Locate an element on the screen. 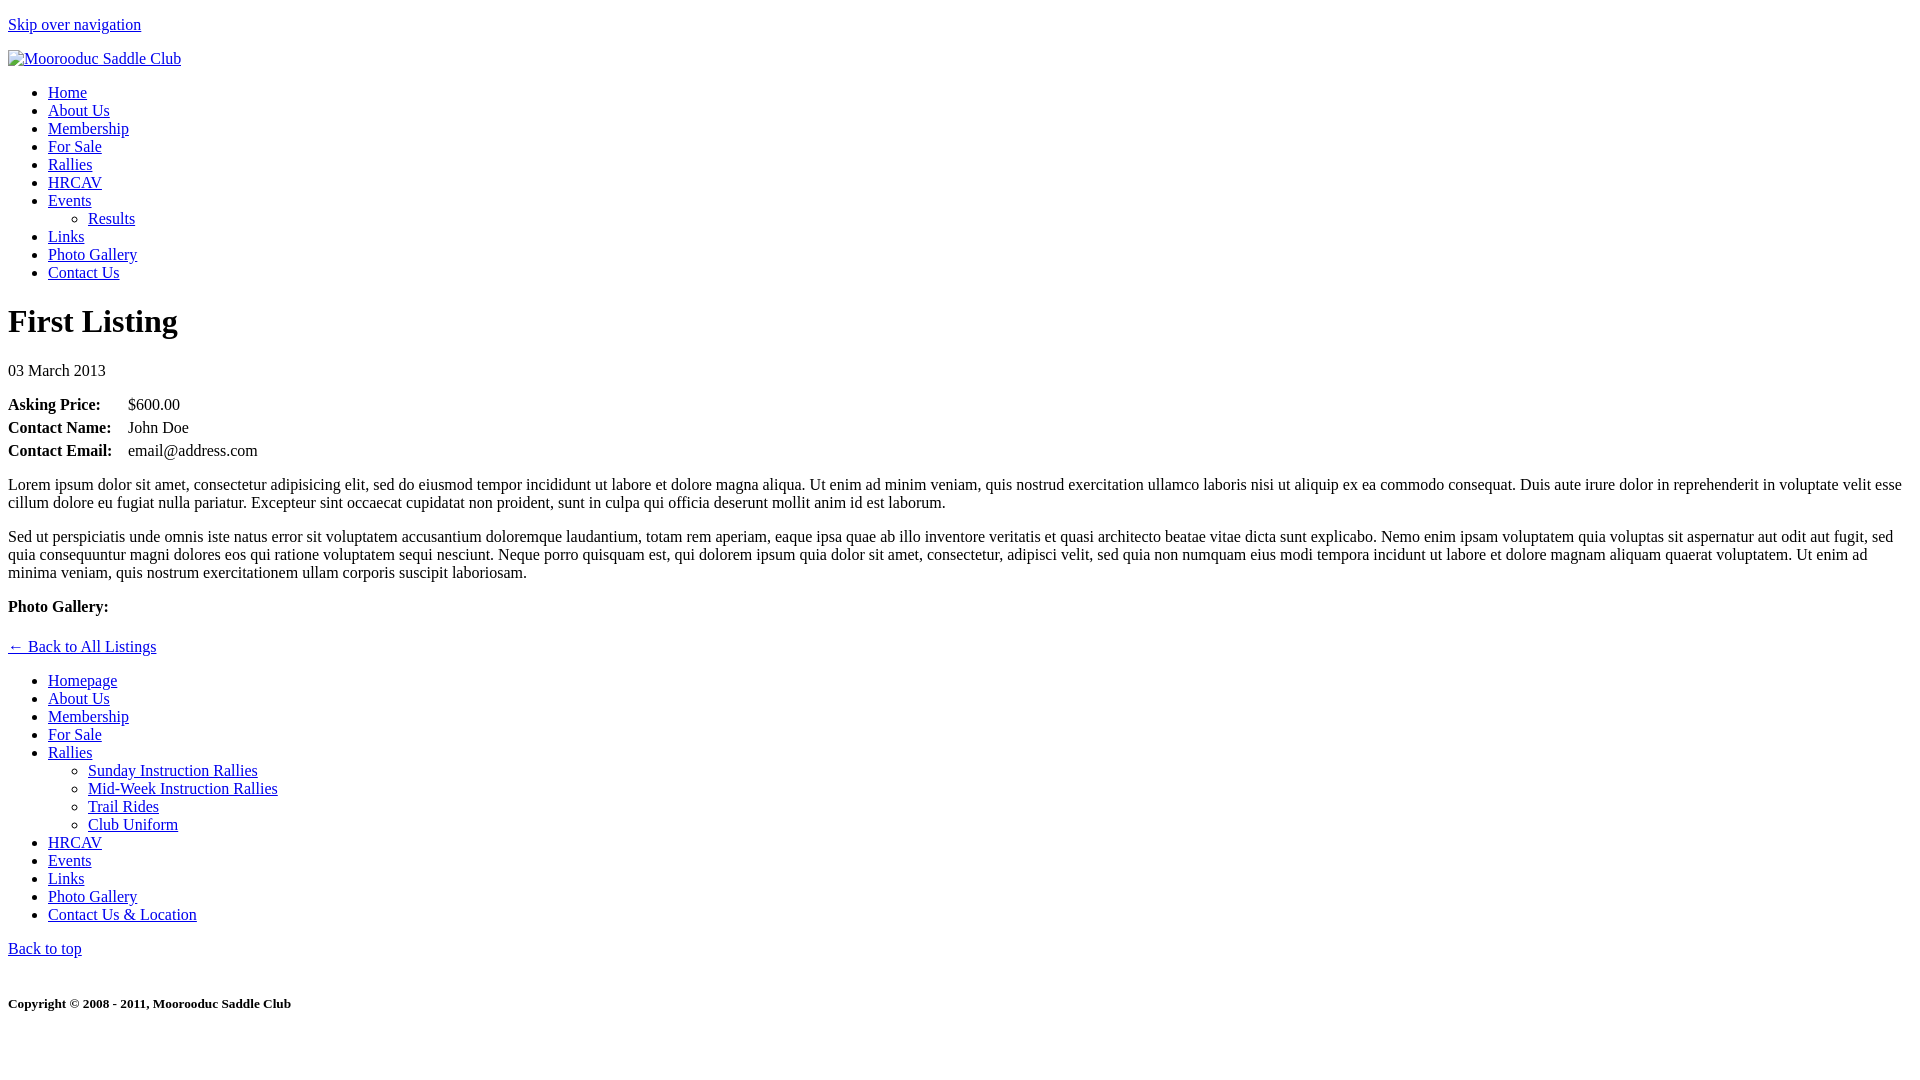 The height and width of the screenshot is (1080, 1920). 'Membership' is located at coordinates (87, 715).